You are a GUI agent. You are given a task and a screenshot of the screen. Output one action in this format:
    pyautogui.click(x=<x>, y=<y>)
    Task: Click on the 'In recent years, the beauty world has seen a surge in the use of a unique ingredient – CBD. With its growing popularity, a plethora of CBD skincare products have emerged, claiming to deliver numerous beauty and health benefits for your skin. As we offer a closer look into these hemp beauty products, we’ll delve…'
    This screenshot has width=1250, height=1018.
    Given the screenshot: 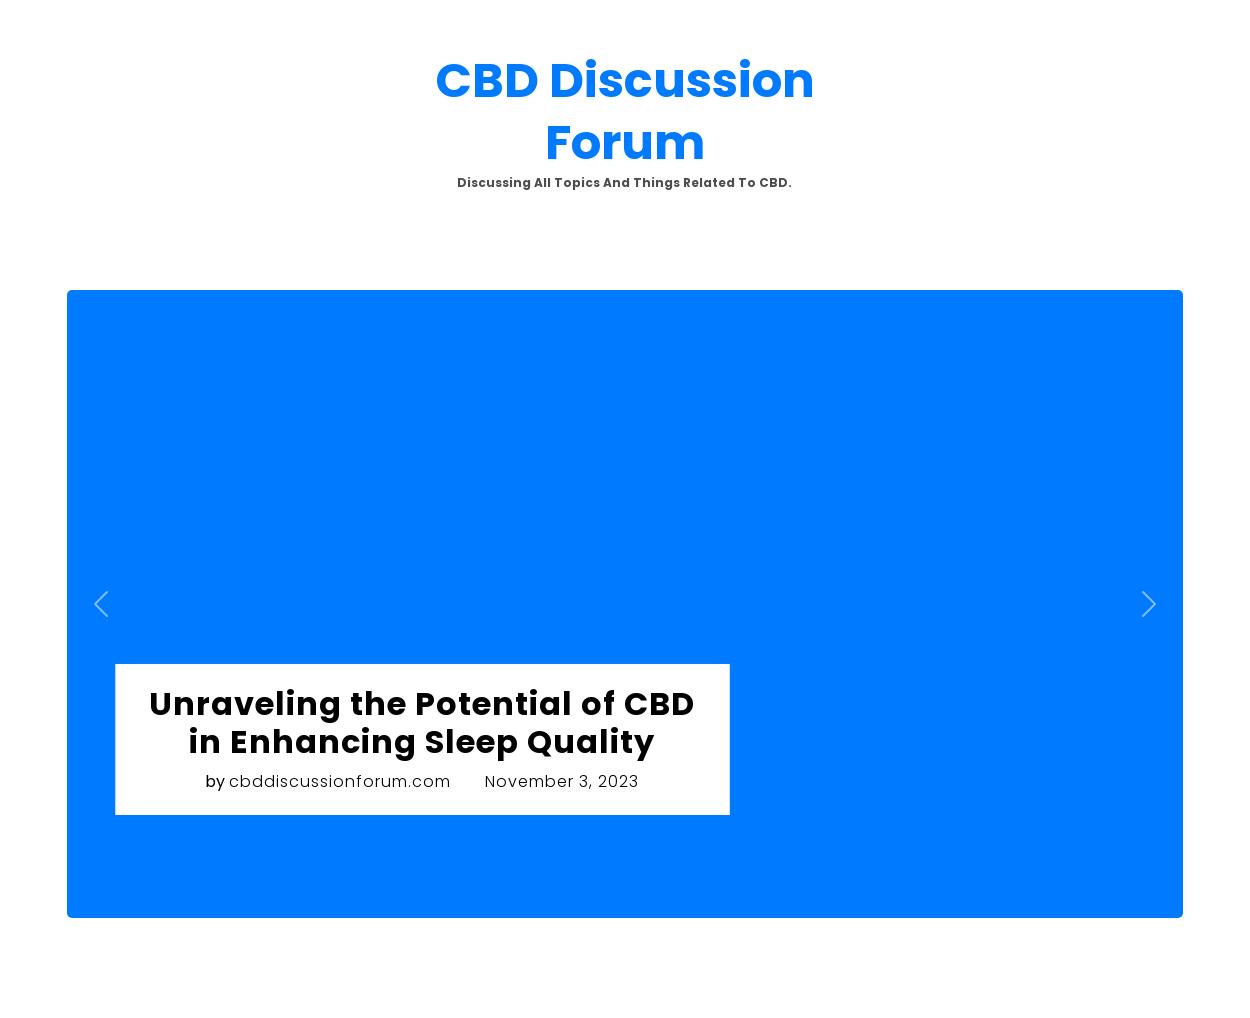 What is the action you would take?
    pyautogui.click(x=196, y=576)
    